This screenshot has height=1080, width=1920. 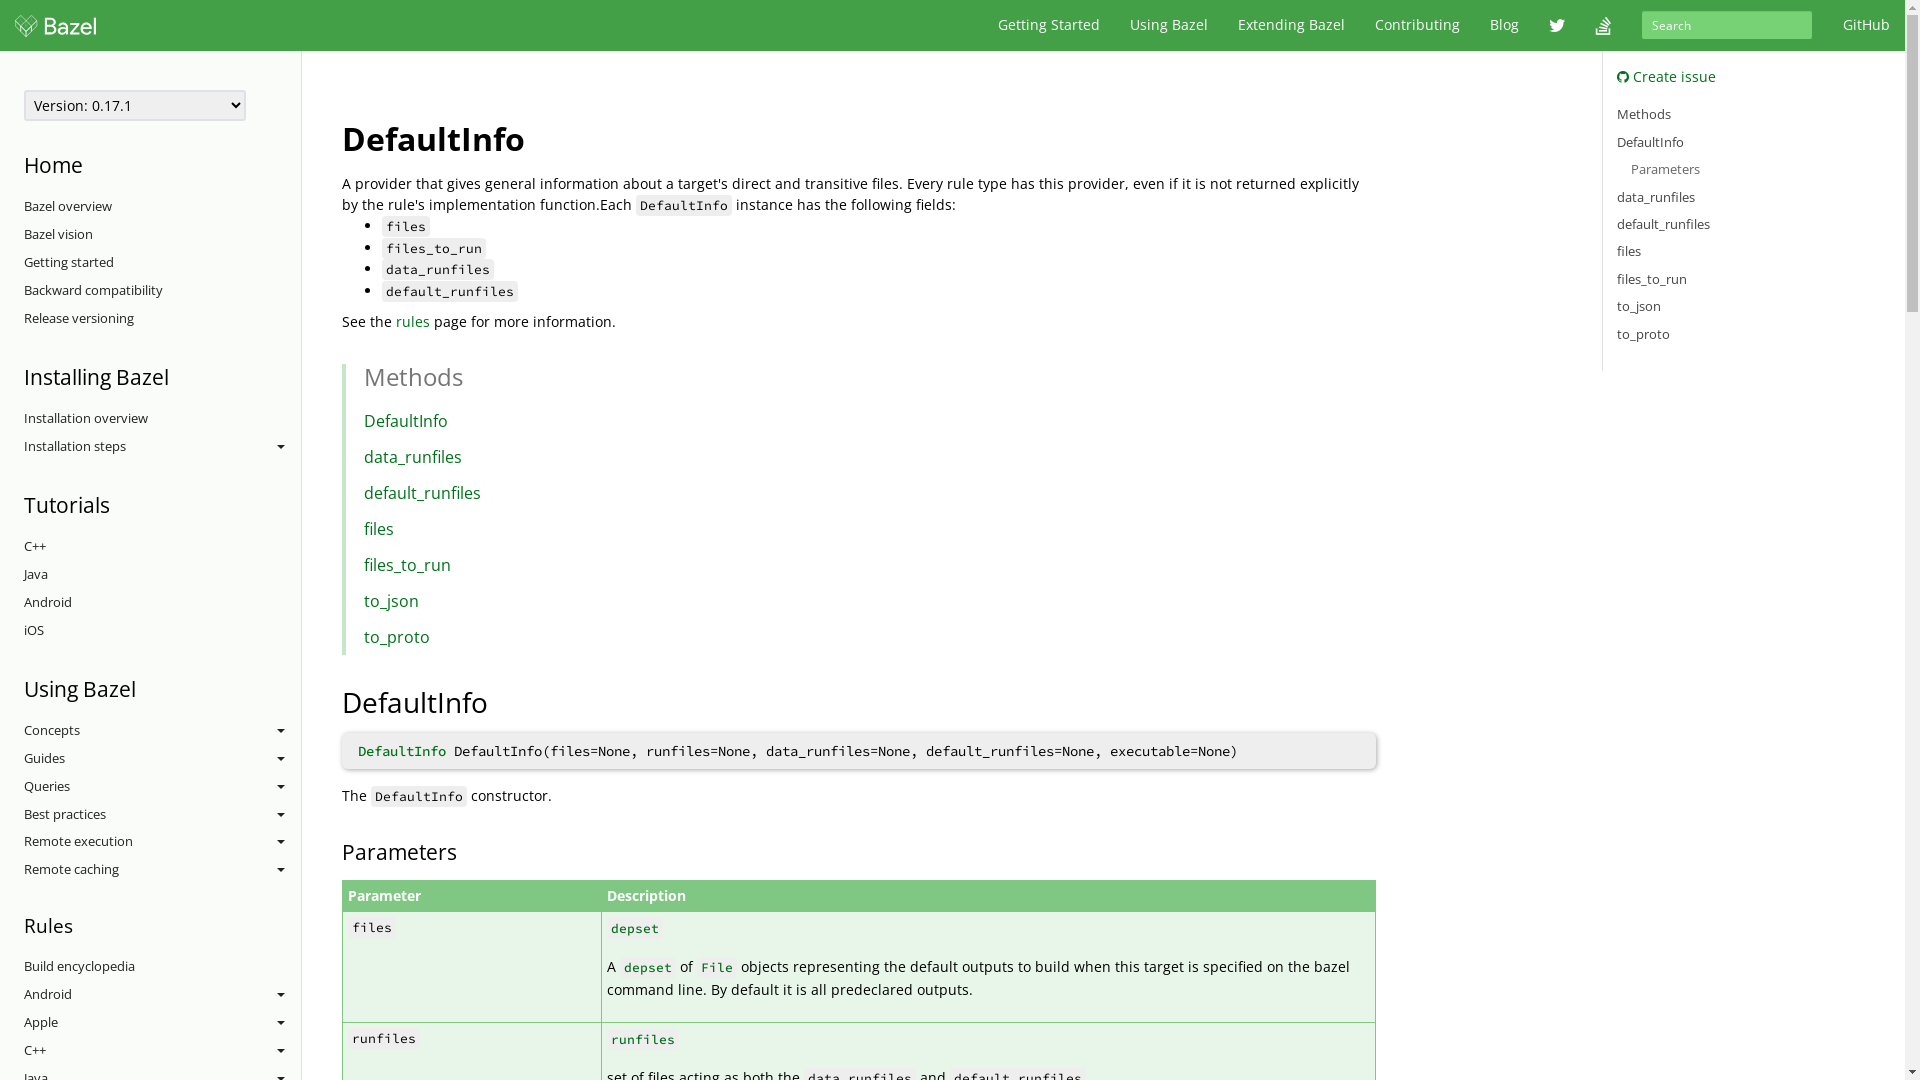 What do you see at coordinates (411, 320) in the screenshot?
I see `'rules'` at bounding box center [411, 320].